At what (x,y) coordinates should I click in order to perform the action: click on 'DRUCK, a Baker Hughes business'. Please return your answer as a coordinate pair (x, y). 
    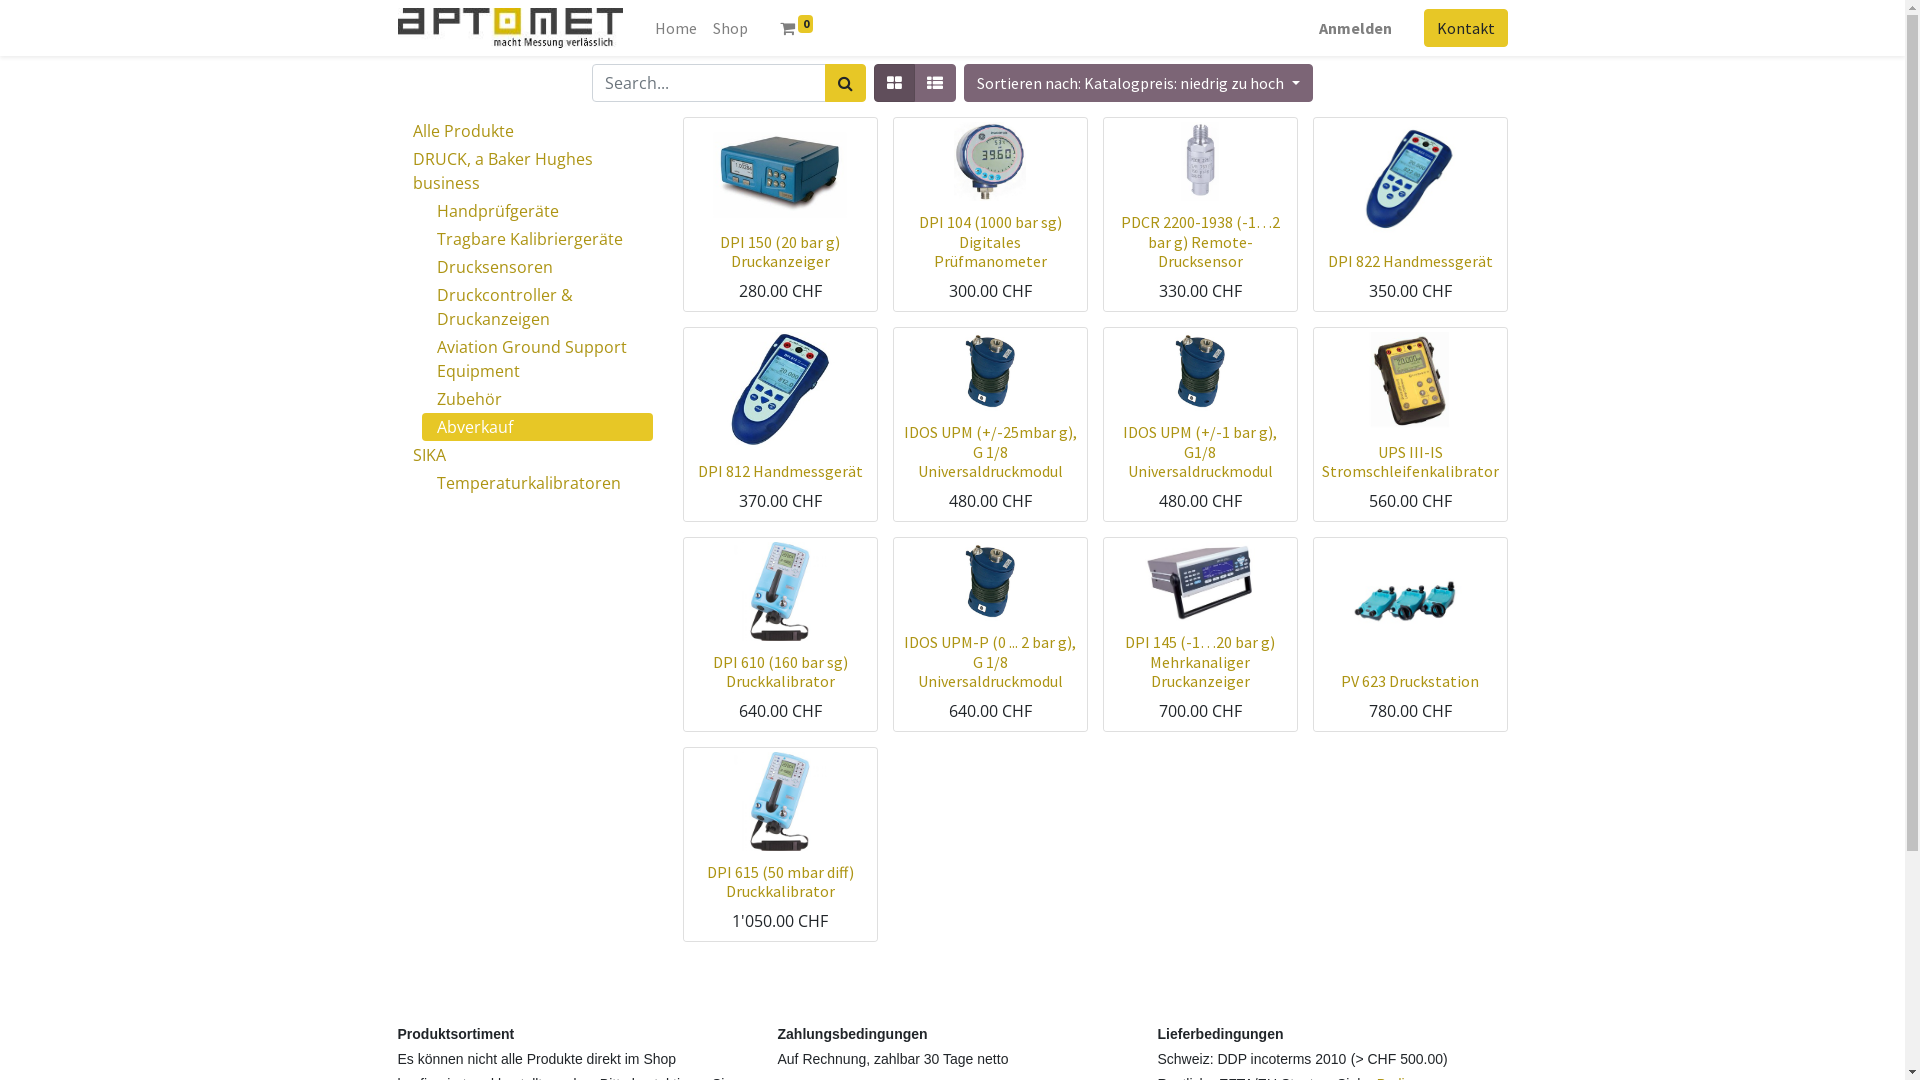
    Looking at the image, I should click on (525, 169).